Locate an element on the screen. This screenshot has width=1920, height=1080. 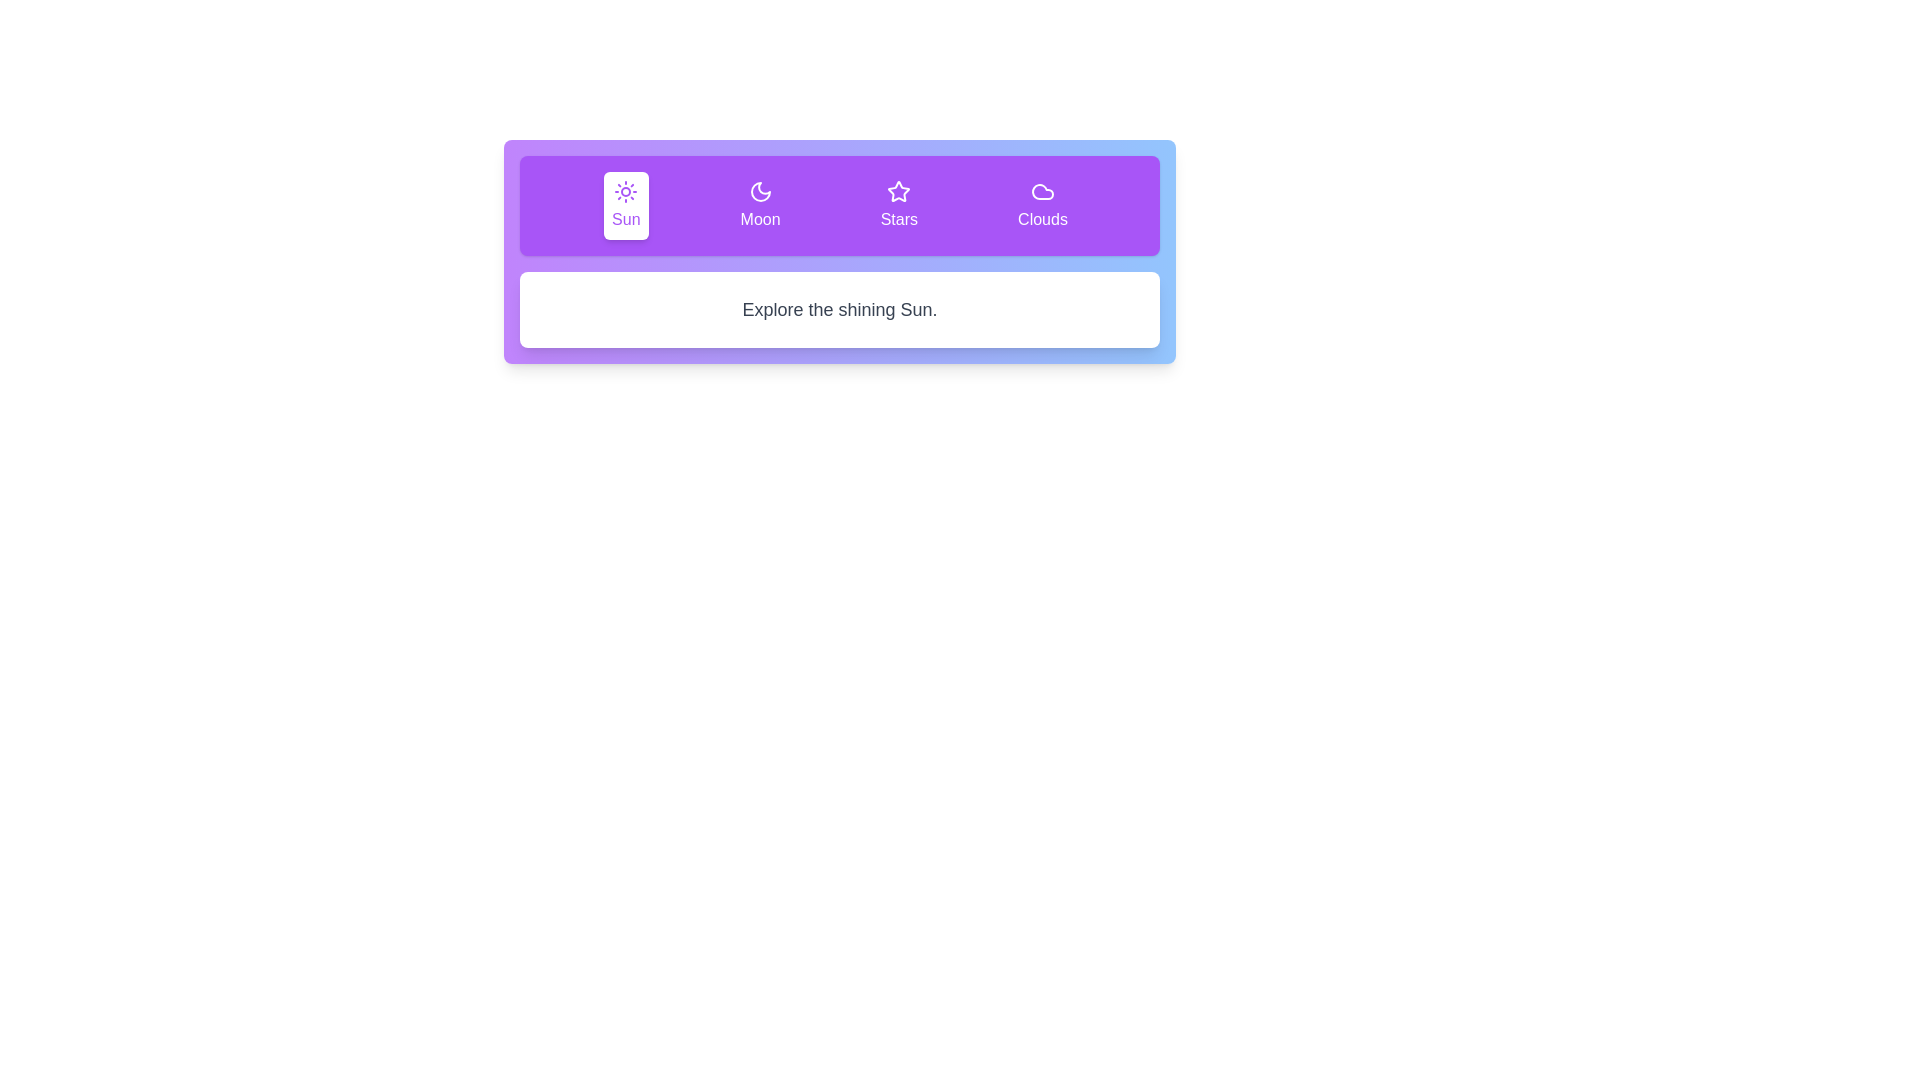
the cloud icon, which is the fourth item in the navigation menu labeled 'Clouds' on a purple background is located at coordinates (1041, 192).